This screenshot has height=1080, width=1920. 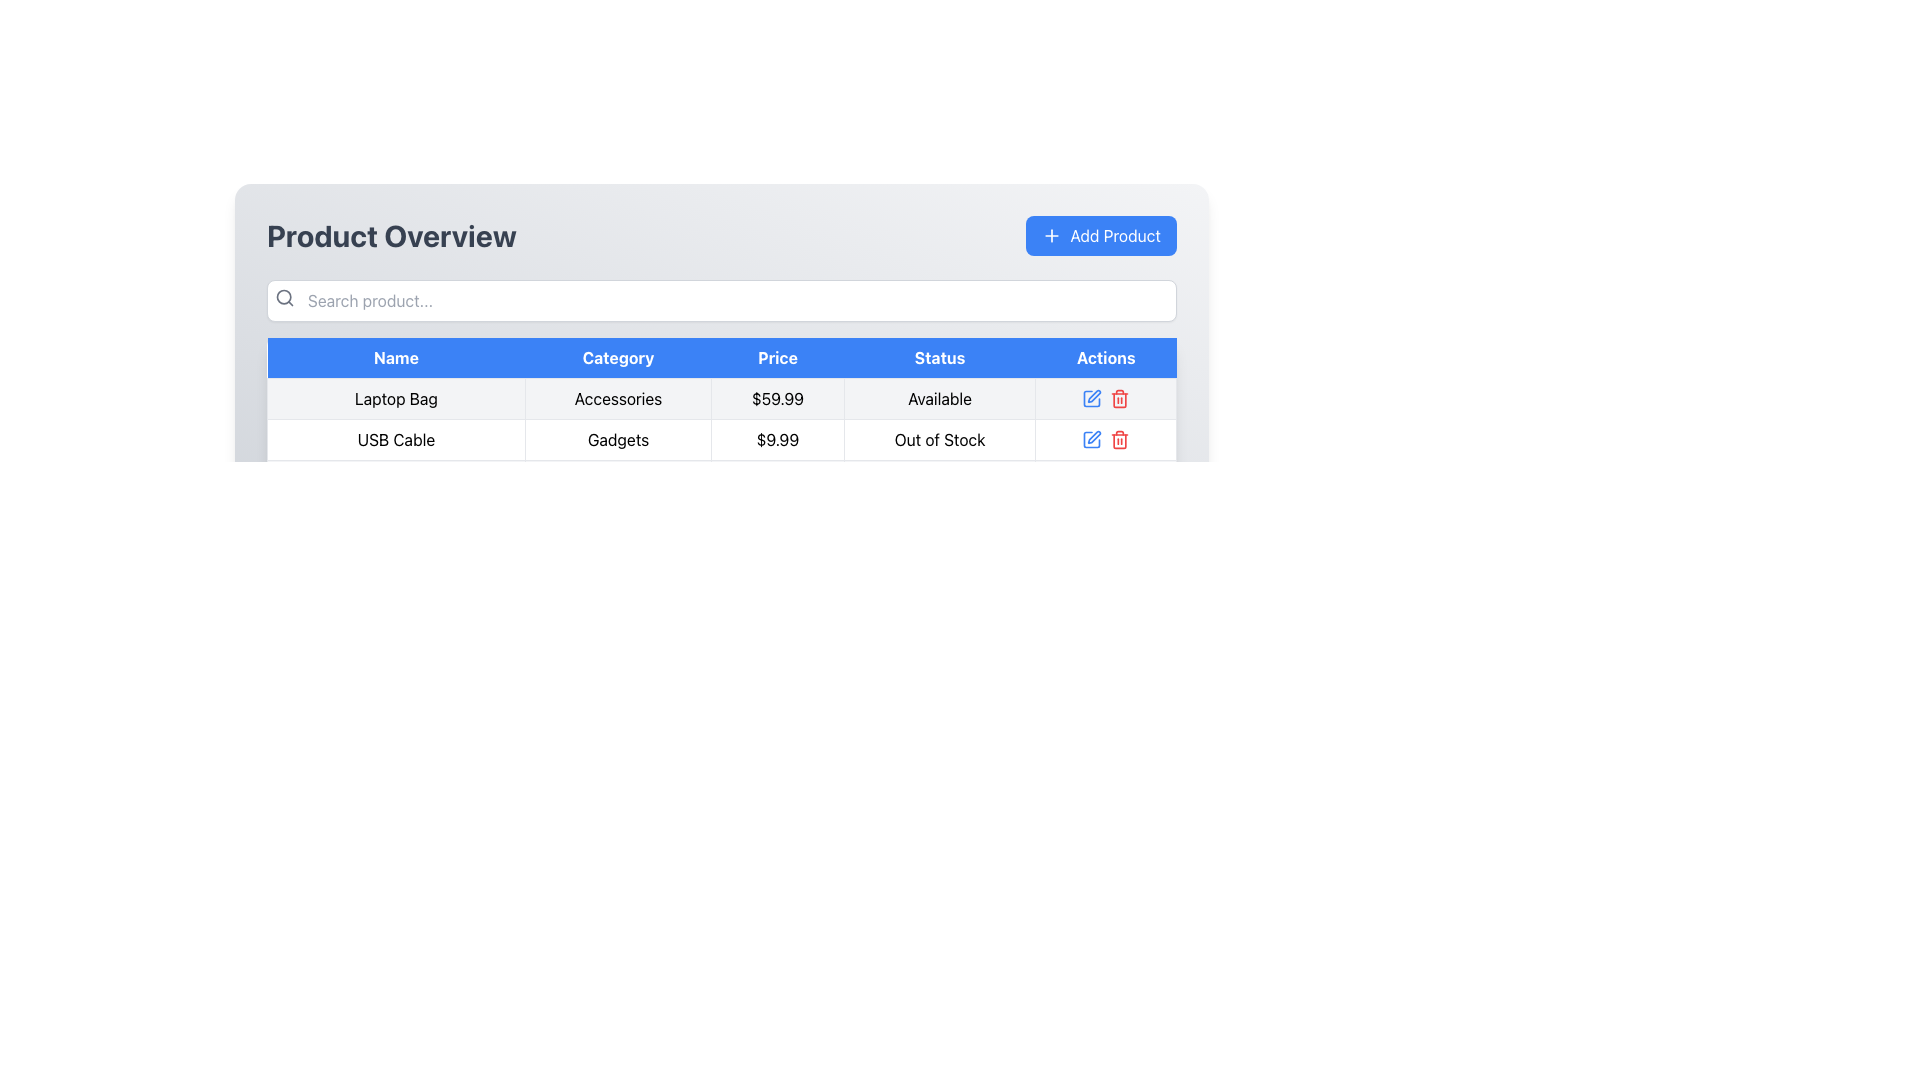 What do you see at coordinates (396, 357) in the screenshot?
I see `text content of the Table Header labeled 'Name', which is styled with a blue background and white text, located in the first column of the header row` at bounding box center [396, 357].